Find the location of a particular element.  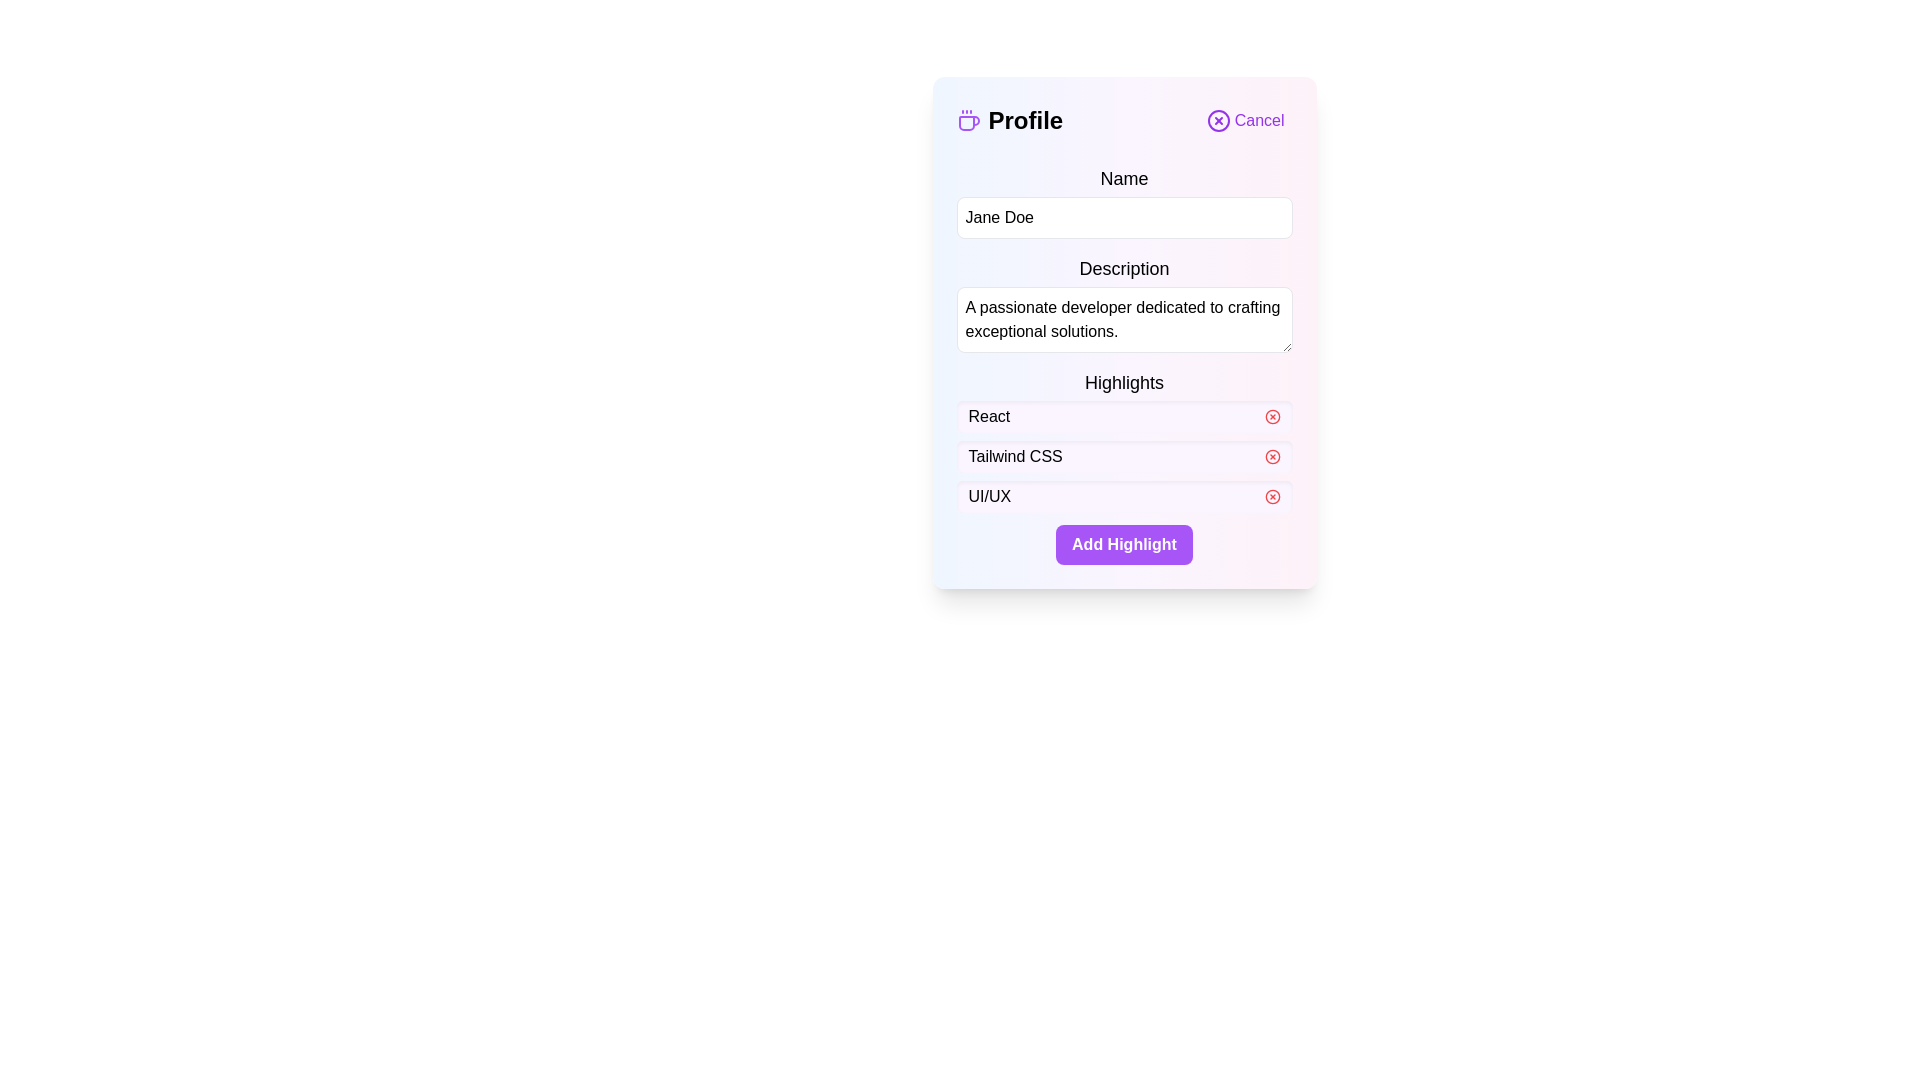

the labels in the 'Profile' Input form is located at coordinates (1124, 365).